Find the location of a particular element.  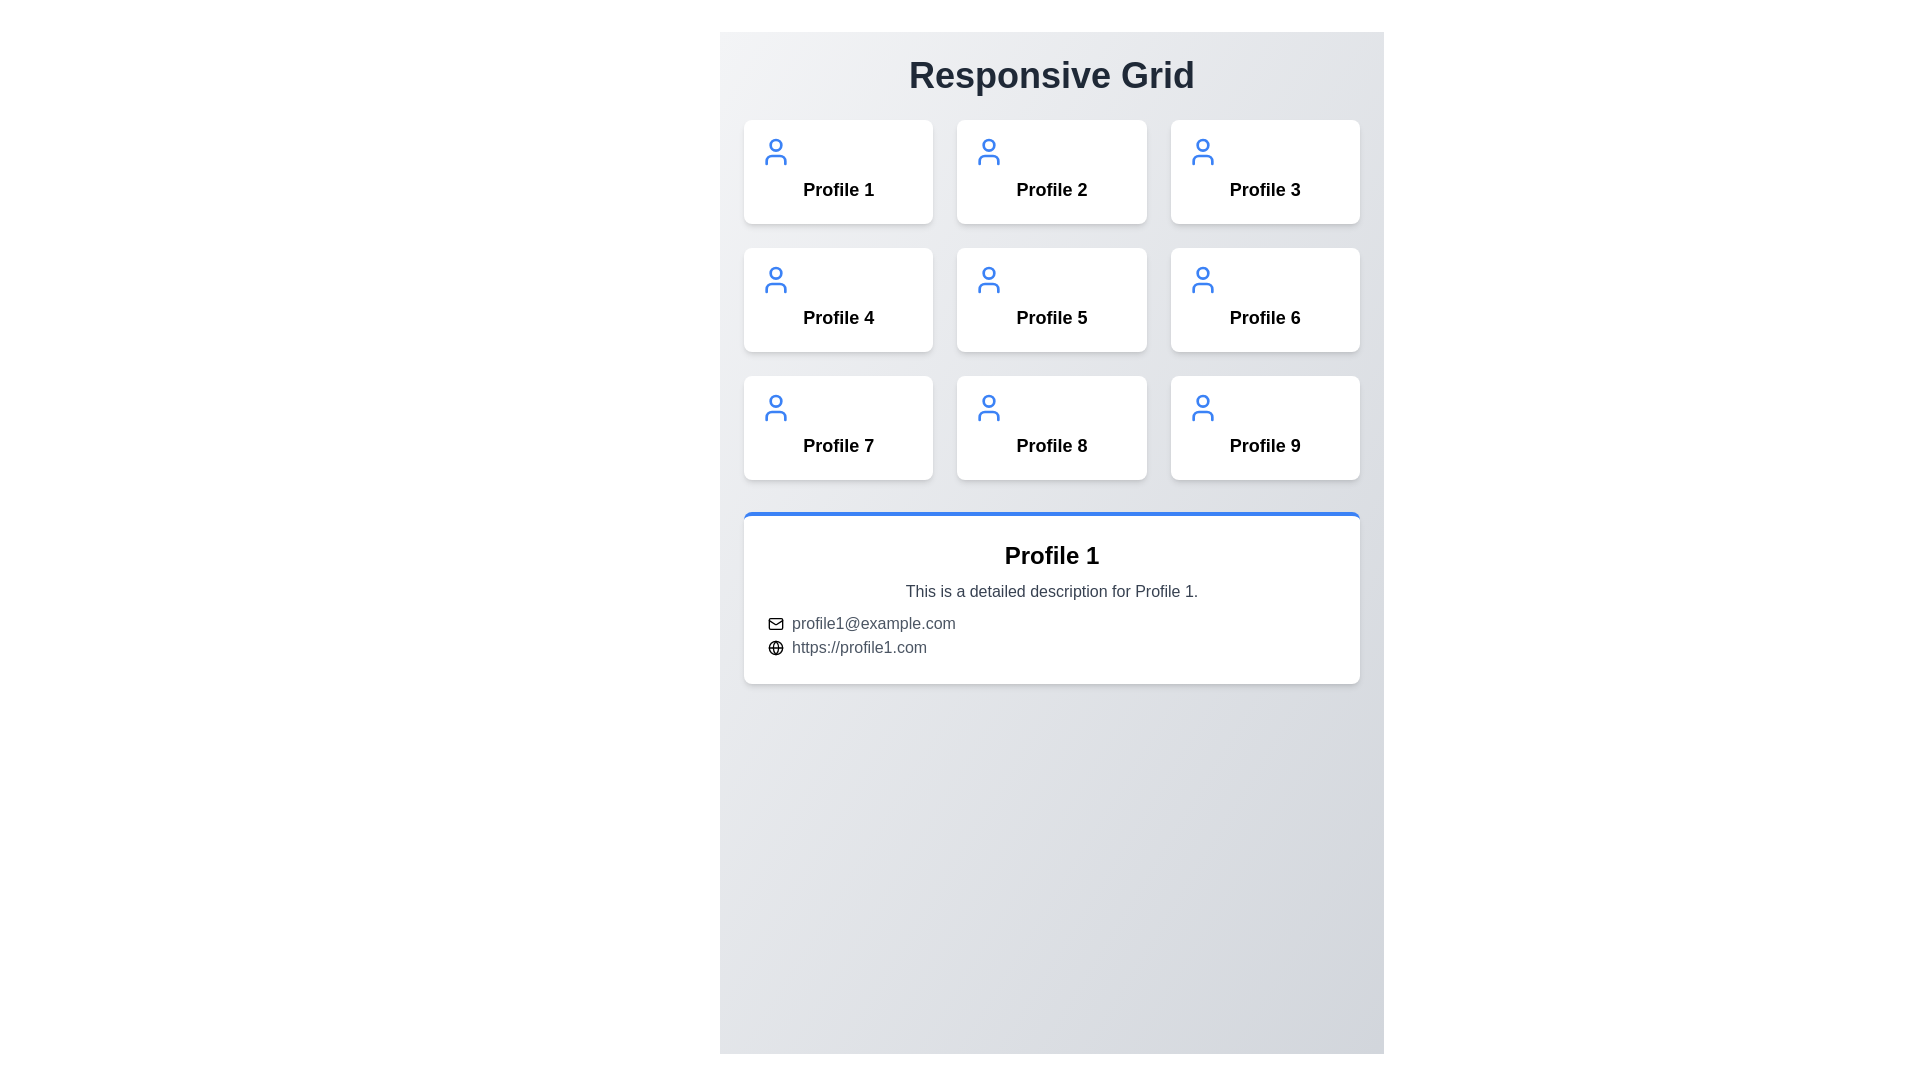

the profile icon located at the top of the 'Profile 1' card, which is the first card in the grid layout is located at coordinates (775, 150).